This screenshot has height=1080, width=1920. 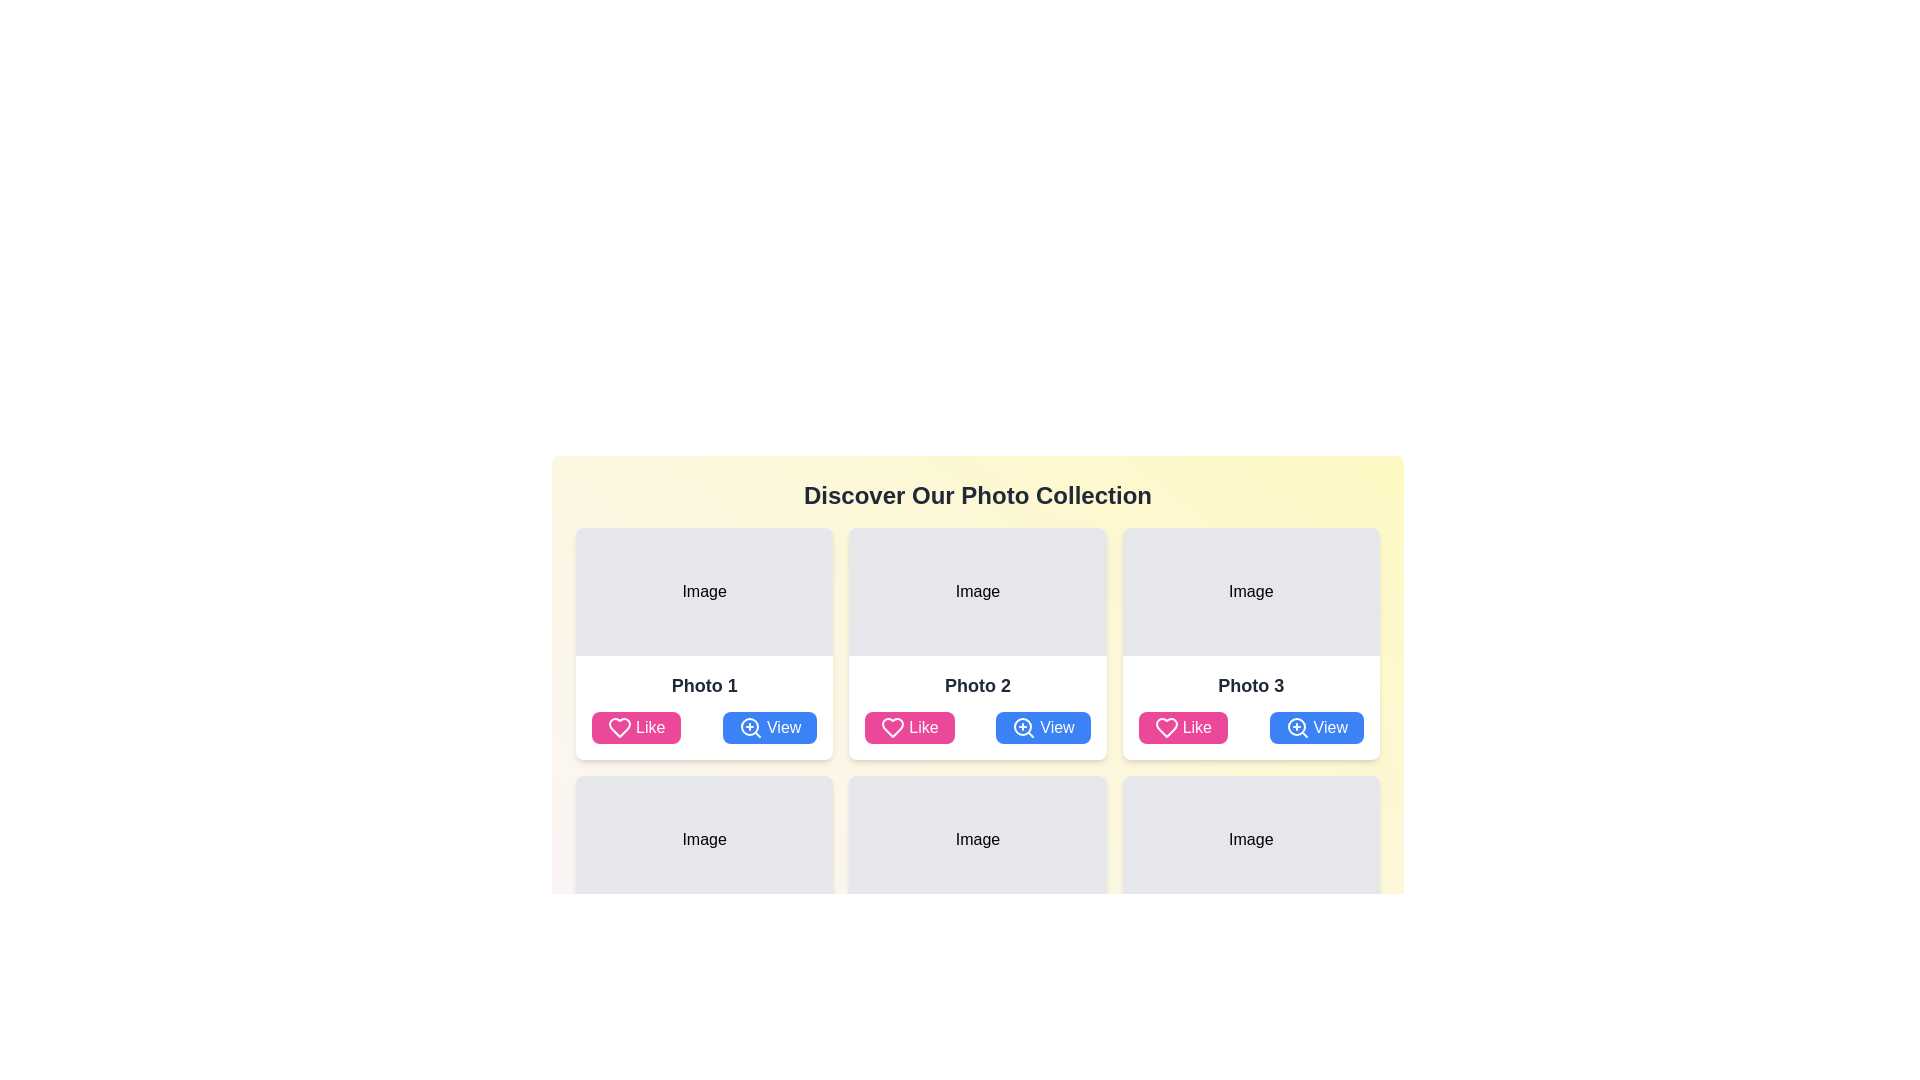 What do you see at coordinates (1316, 728) in the screenshot?
I see `the blue button labeled 'View' with a magnifying glass icon, located` at bounding box center [1316, 728].